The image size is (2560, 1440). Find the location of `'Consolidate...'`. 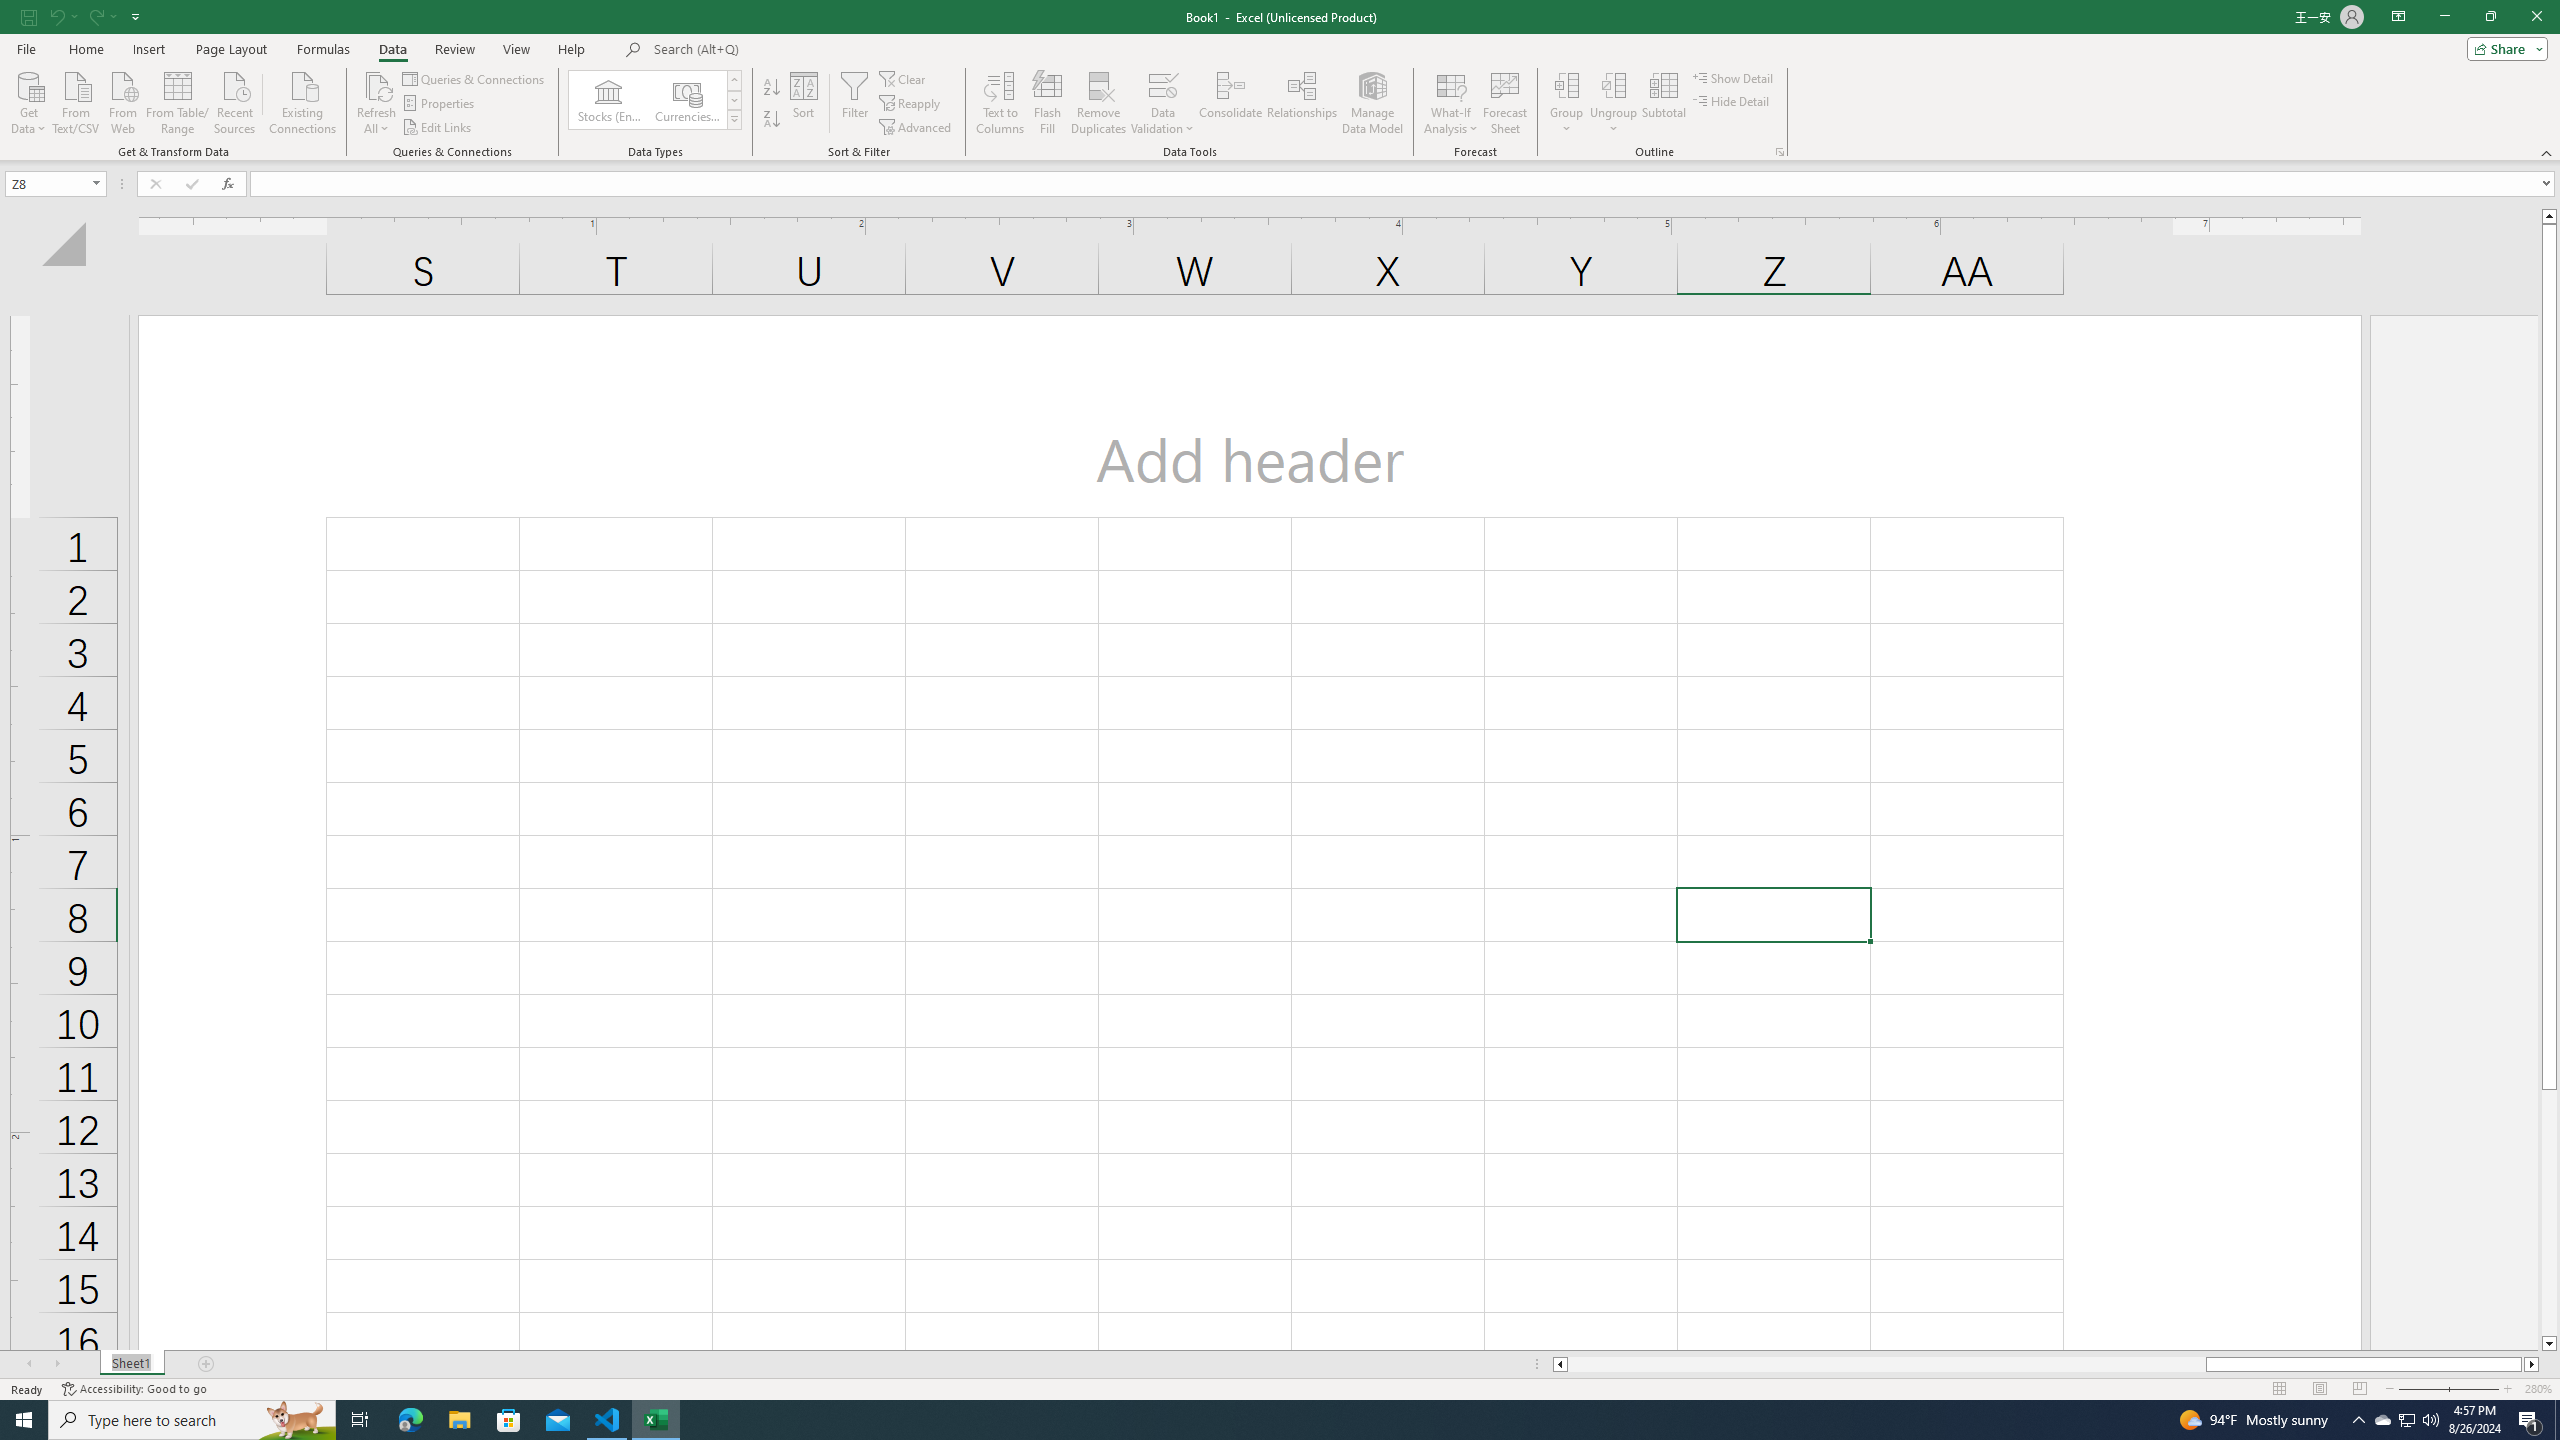

'Consolidate...' is located at coordinates (1231, 103).